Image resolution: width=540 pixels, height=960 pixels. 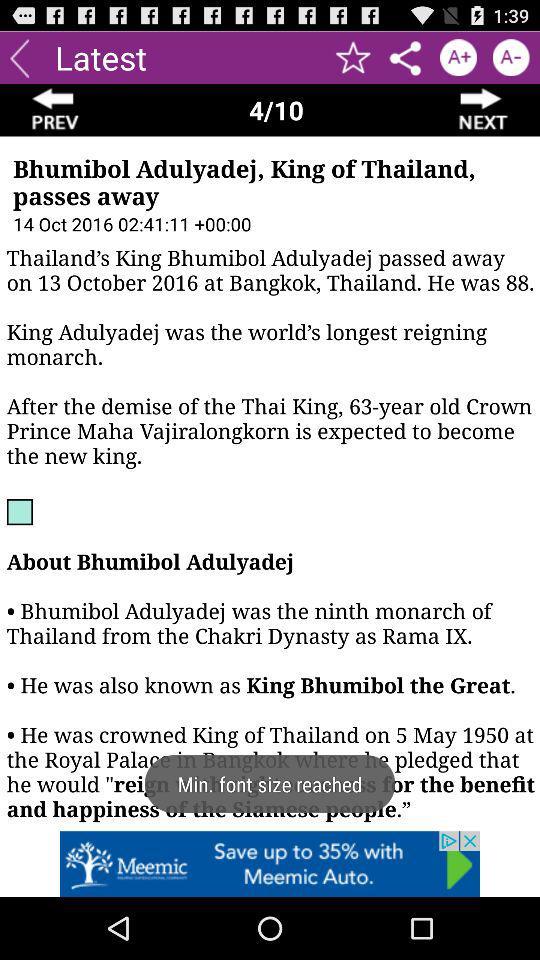 I want to click on the arrow_forward icon, so click(x=483, y=117).